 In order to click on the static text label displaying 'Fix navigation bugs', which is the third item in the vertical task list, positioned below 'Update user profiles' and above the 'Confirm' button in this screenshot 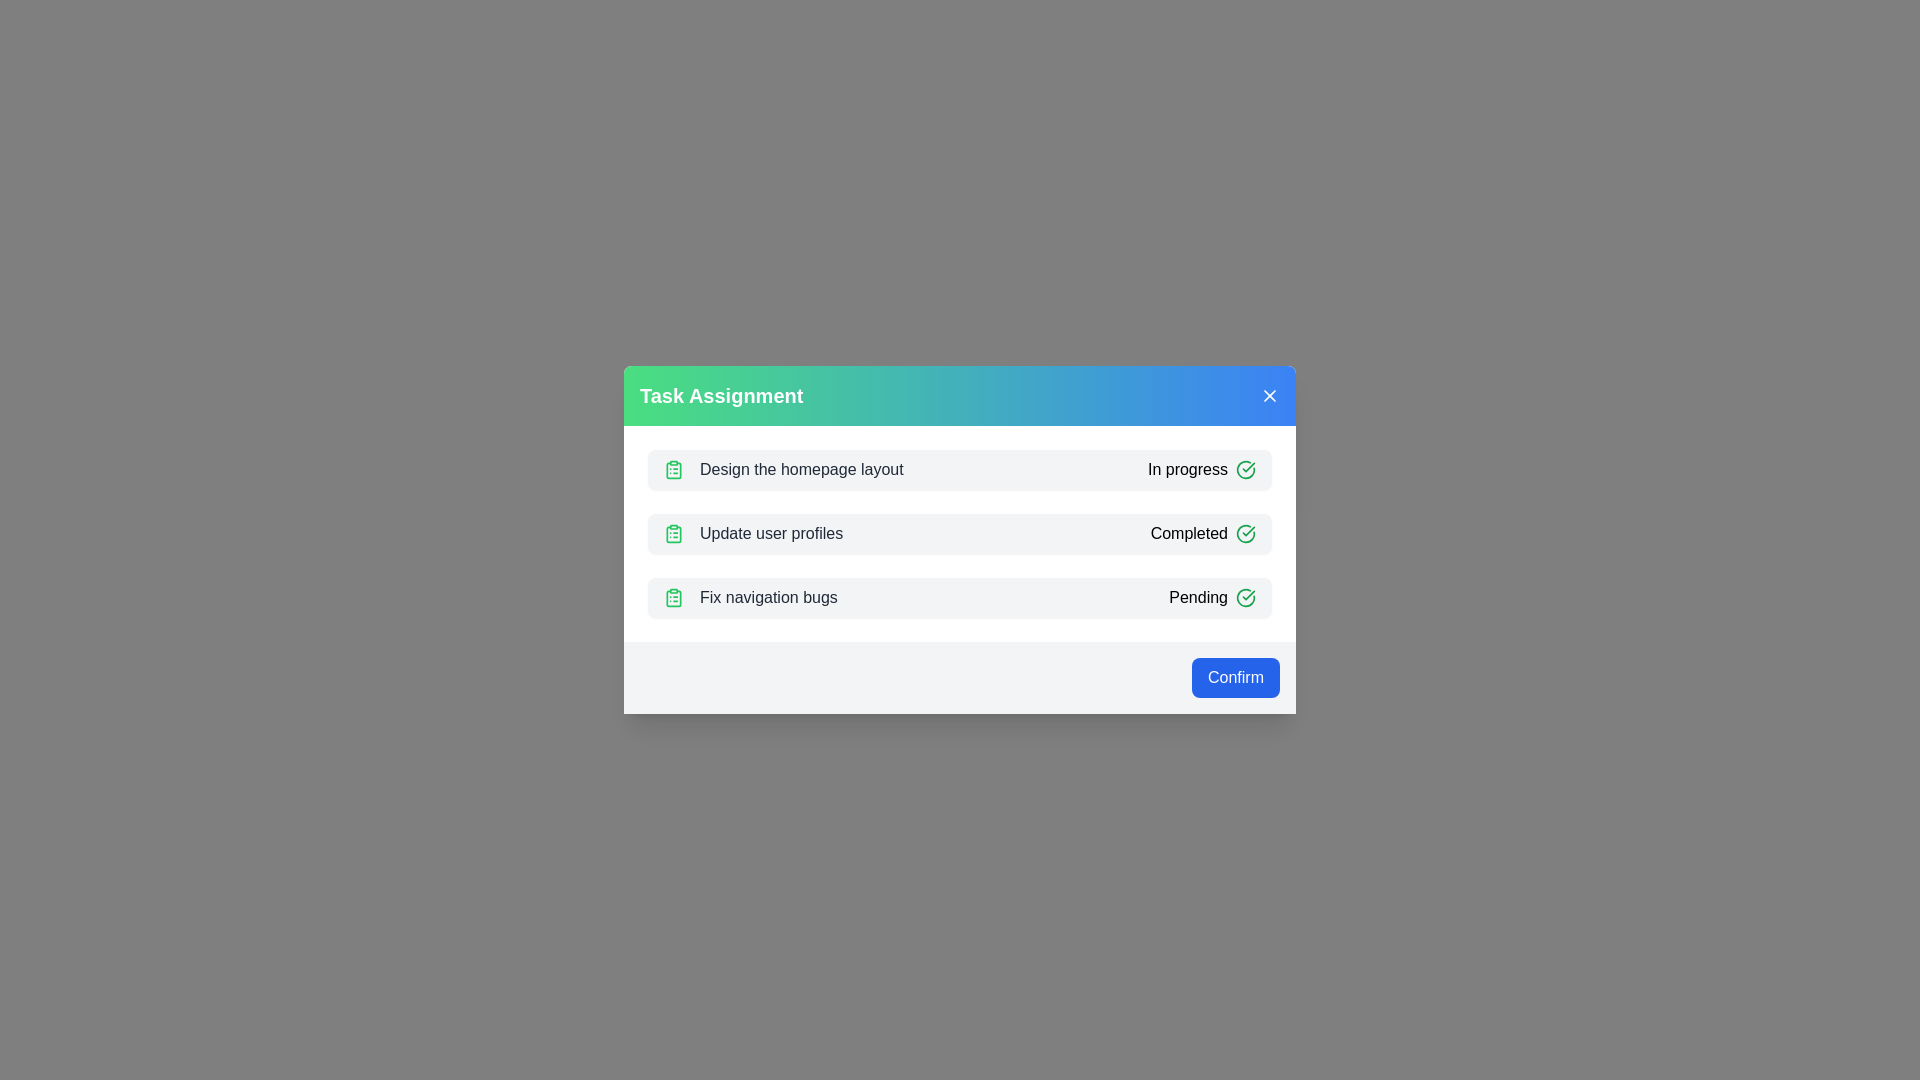, I will do `click(767, 596)`.